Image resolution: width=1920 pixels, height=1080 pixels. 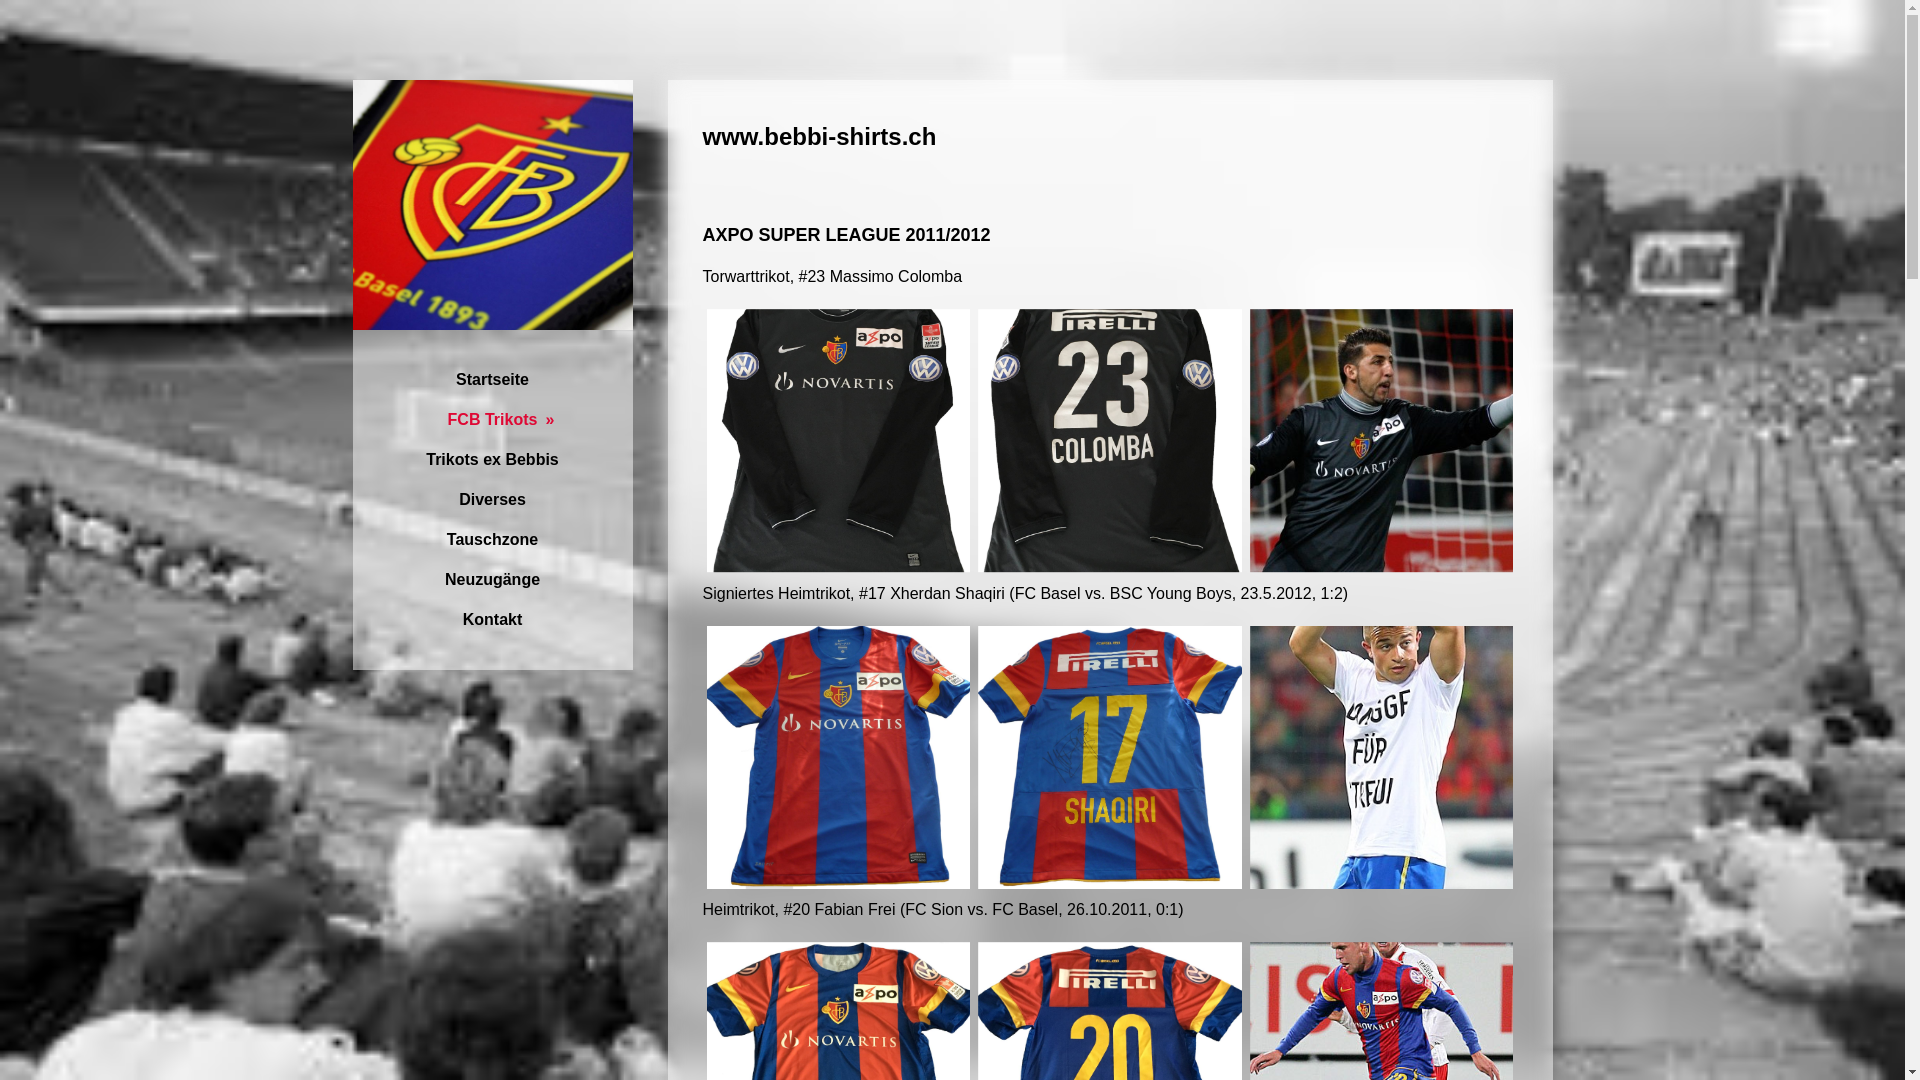 I want to click on 'Diverses', so click(x=491, y=499).